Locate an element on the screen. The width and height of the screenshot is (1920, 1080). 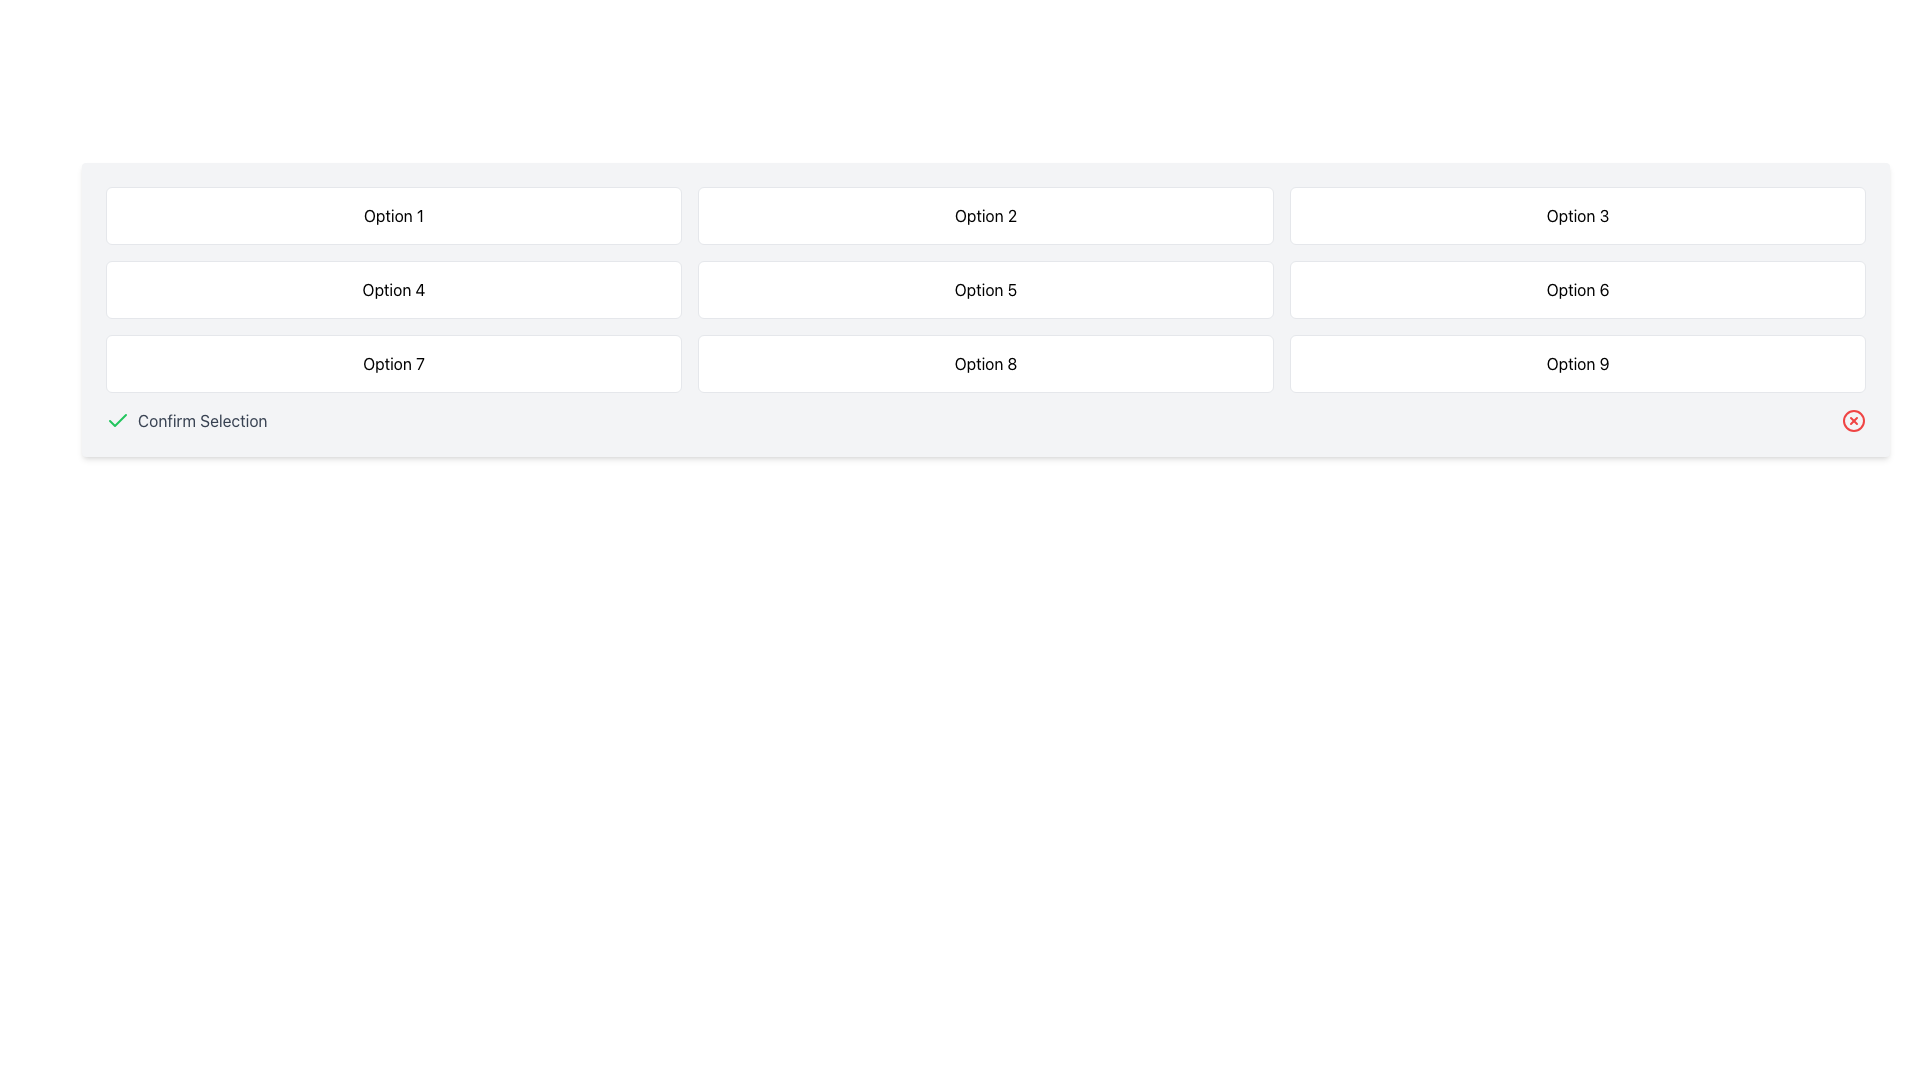
the selectable option button located in the first column of the first row within the grid is located at coordinates (393, 216).